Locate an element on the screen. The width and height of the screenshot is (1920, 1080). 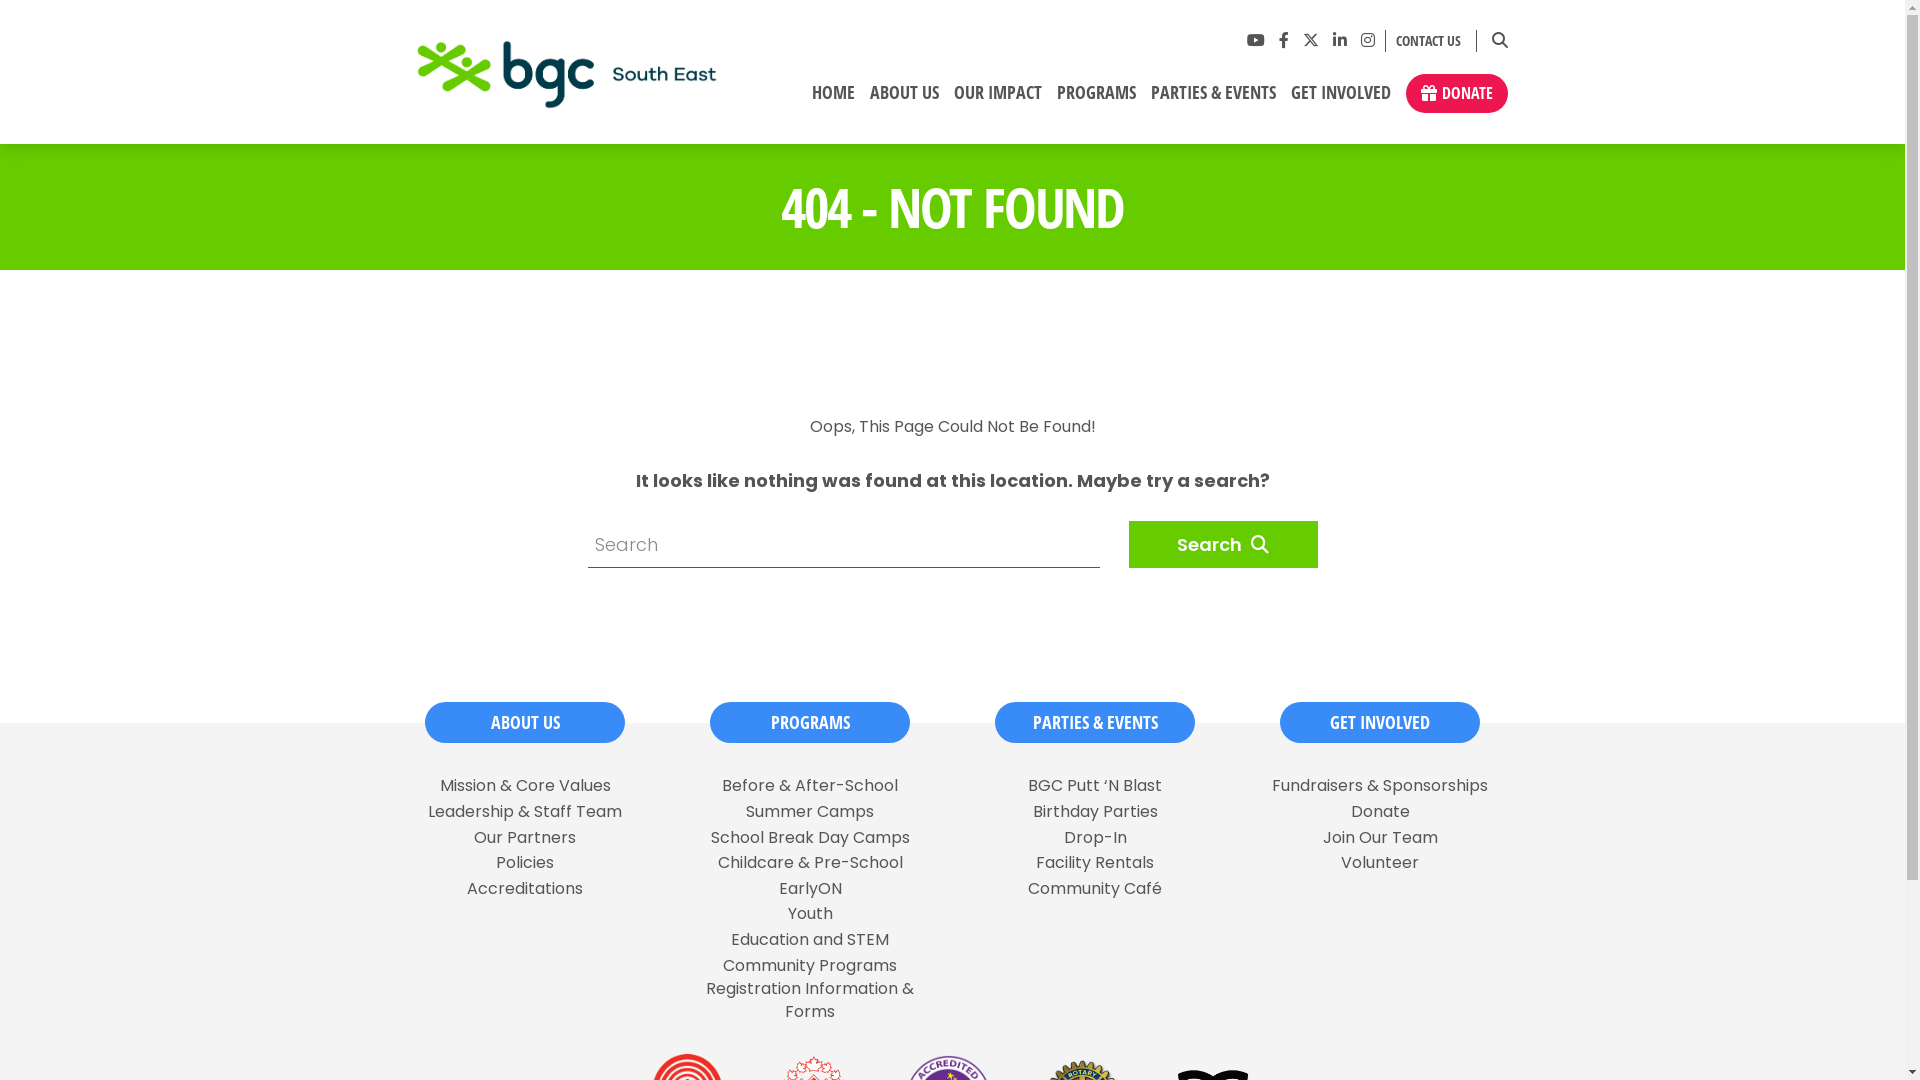
'DONATE' is located at coordinates (1457, 93).